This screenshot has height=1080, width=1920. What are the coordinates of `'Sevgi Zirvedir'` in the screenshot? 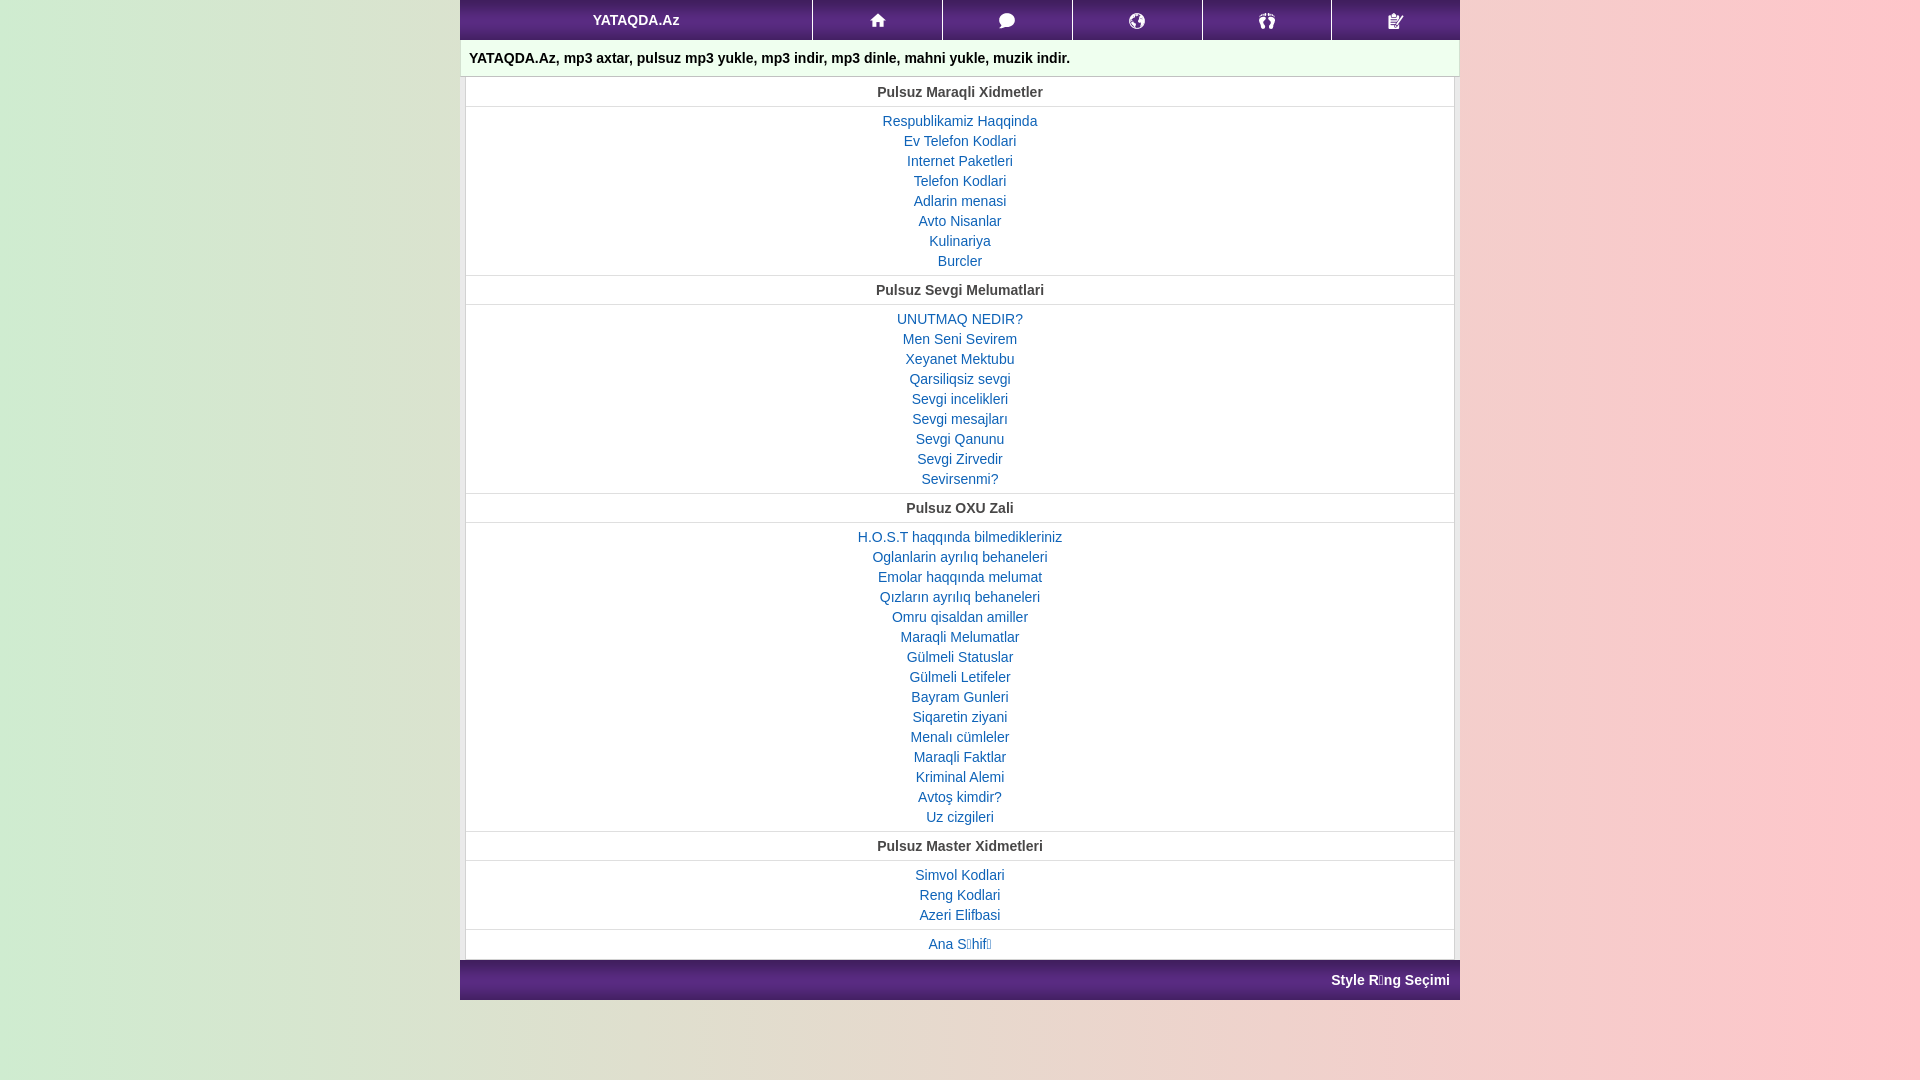 It's located at (960, 459).